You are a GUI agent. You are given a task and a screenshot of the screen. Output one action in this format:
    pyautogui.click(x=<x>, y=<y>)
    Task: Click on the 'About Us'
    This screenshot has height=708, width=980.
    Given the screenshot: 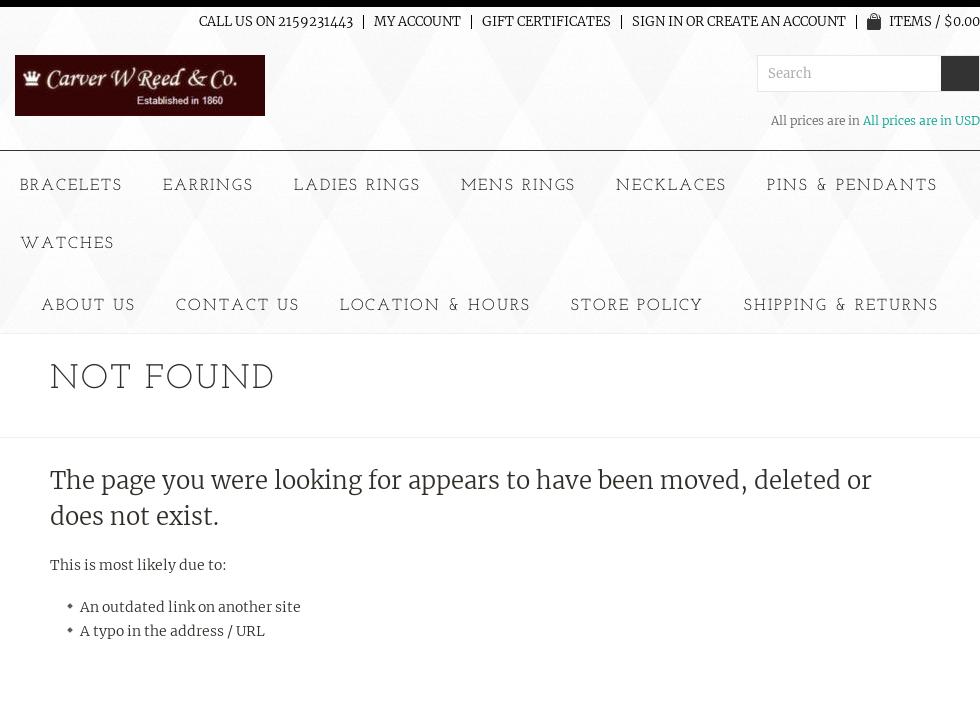 What is the action you would take?
    pyautogui.click(x=88, y=304)
    